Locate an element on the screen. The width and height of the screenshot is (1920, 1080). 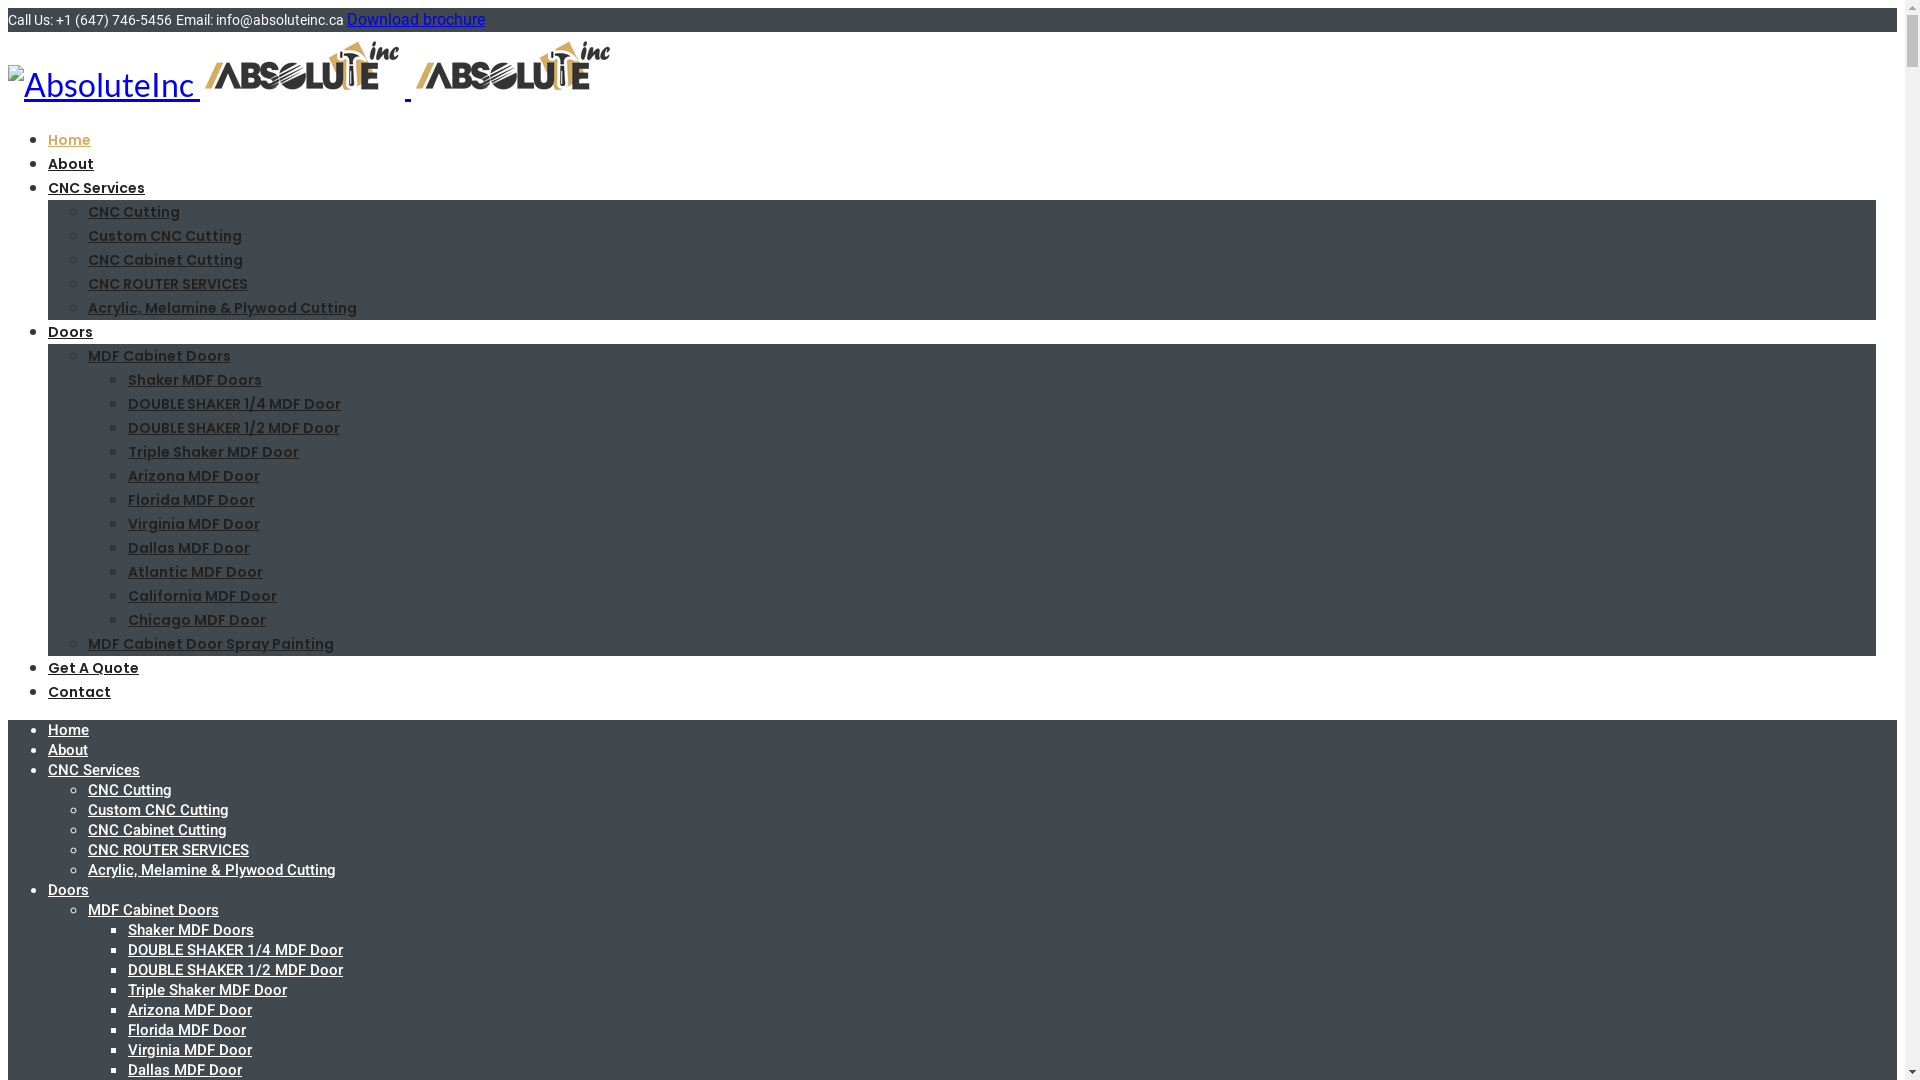
'CNC Cabinet Cutting' is located at coordinates (156, 829).